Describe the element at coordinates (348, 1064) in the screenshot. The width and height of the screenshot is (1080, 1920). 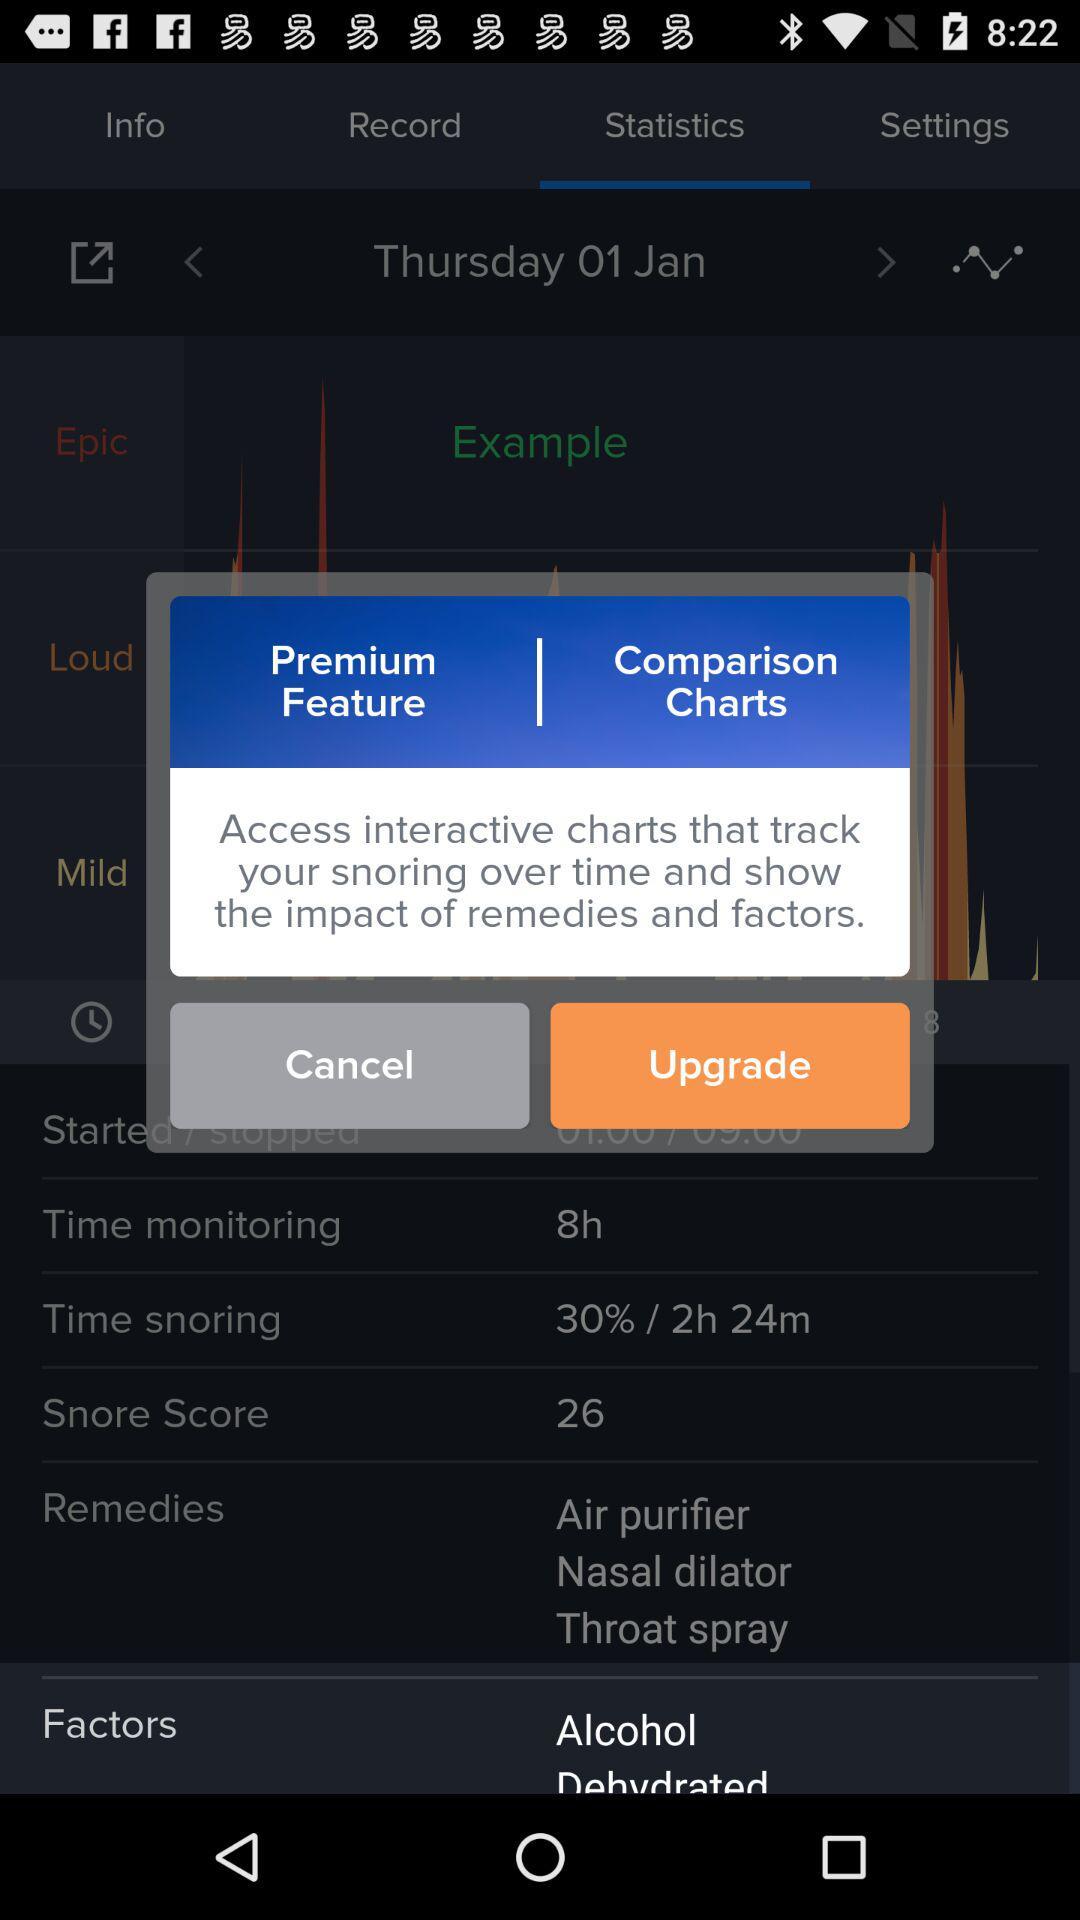
I see `the icon next to the upgrade item` at that location.